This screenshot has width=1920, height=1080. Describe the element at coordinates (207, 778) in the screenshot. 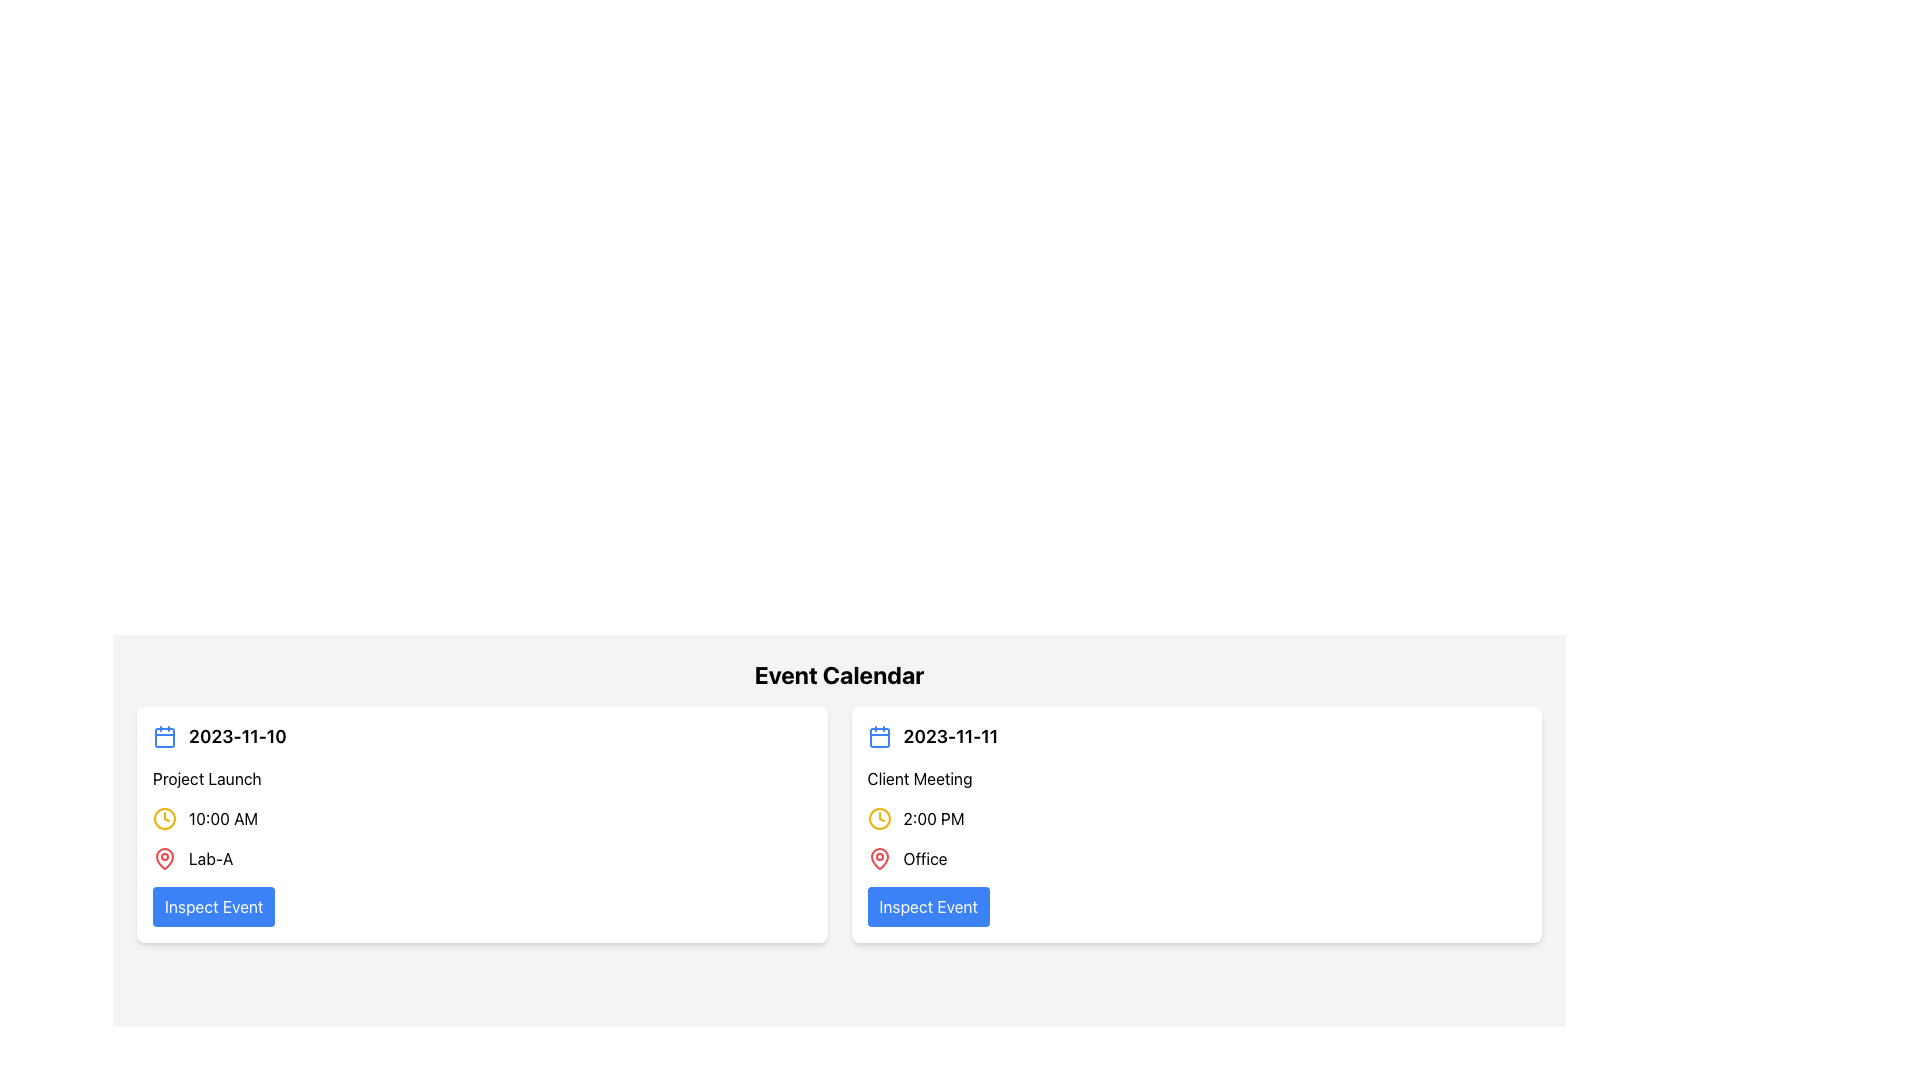

I see `the text label displaying 'Project Launch'` at that location.